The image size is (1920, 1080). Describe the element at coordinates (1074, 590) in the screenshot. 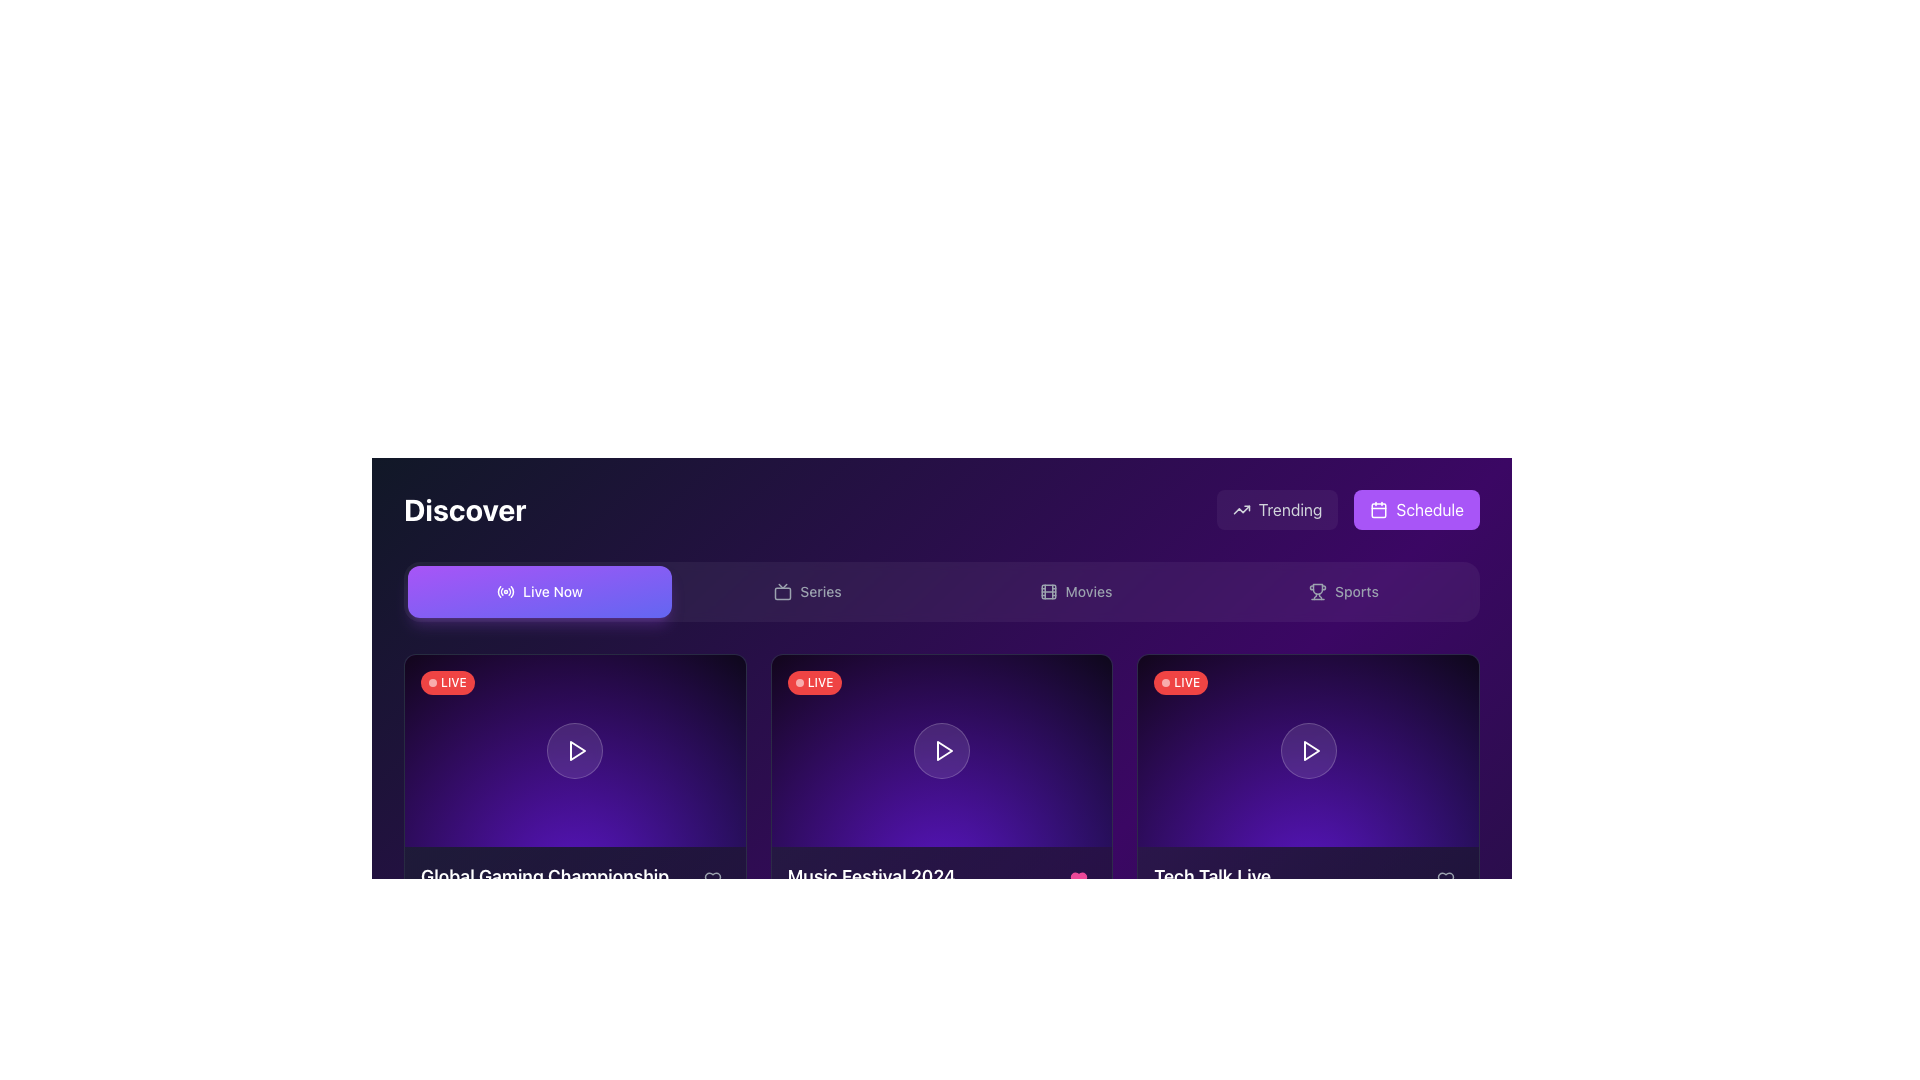

I see `the 'Movies' tab button in the horizontal navigation bar` at that location.